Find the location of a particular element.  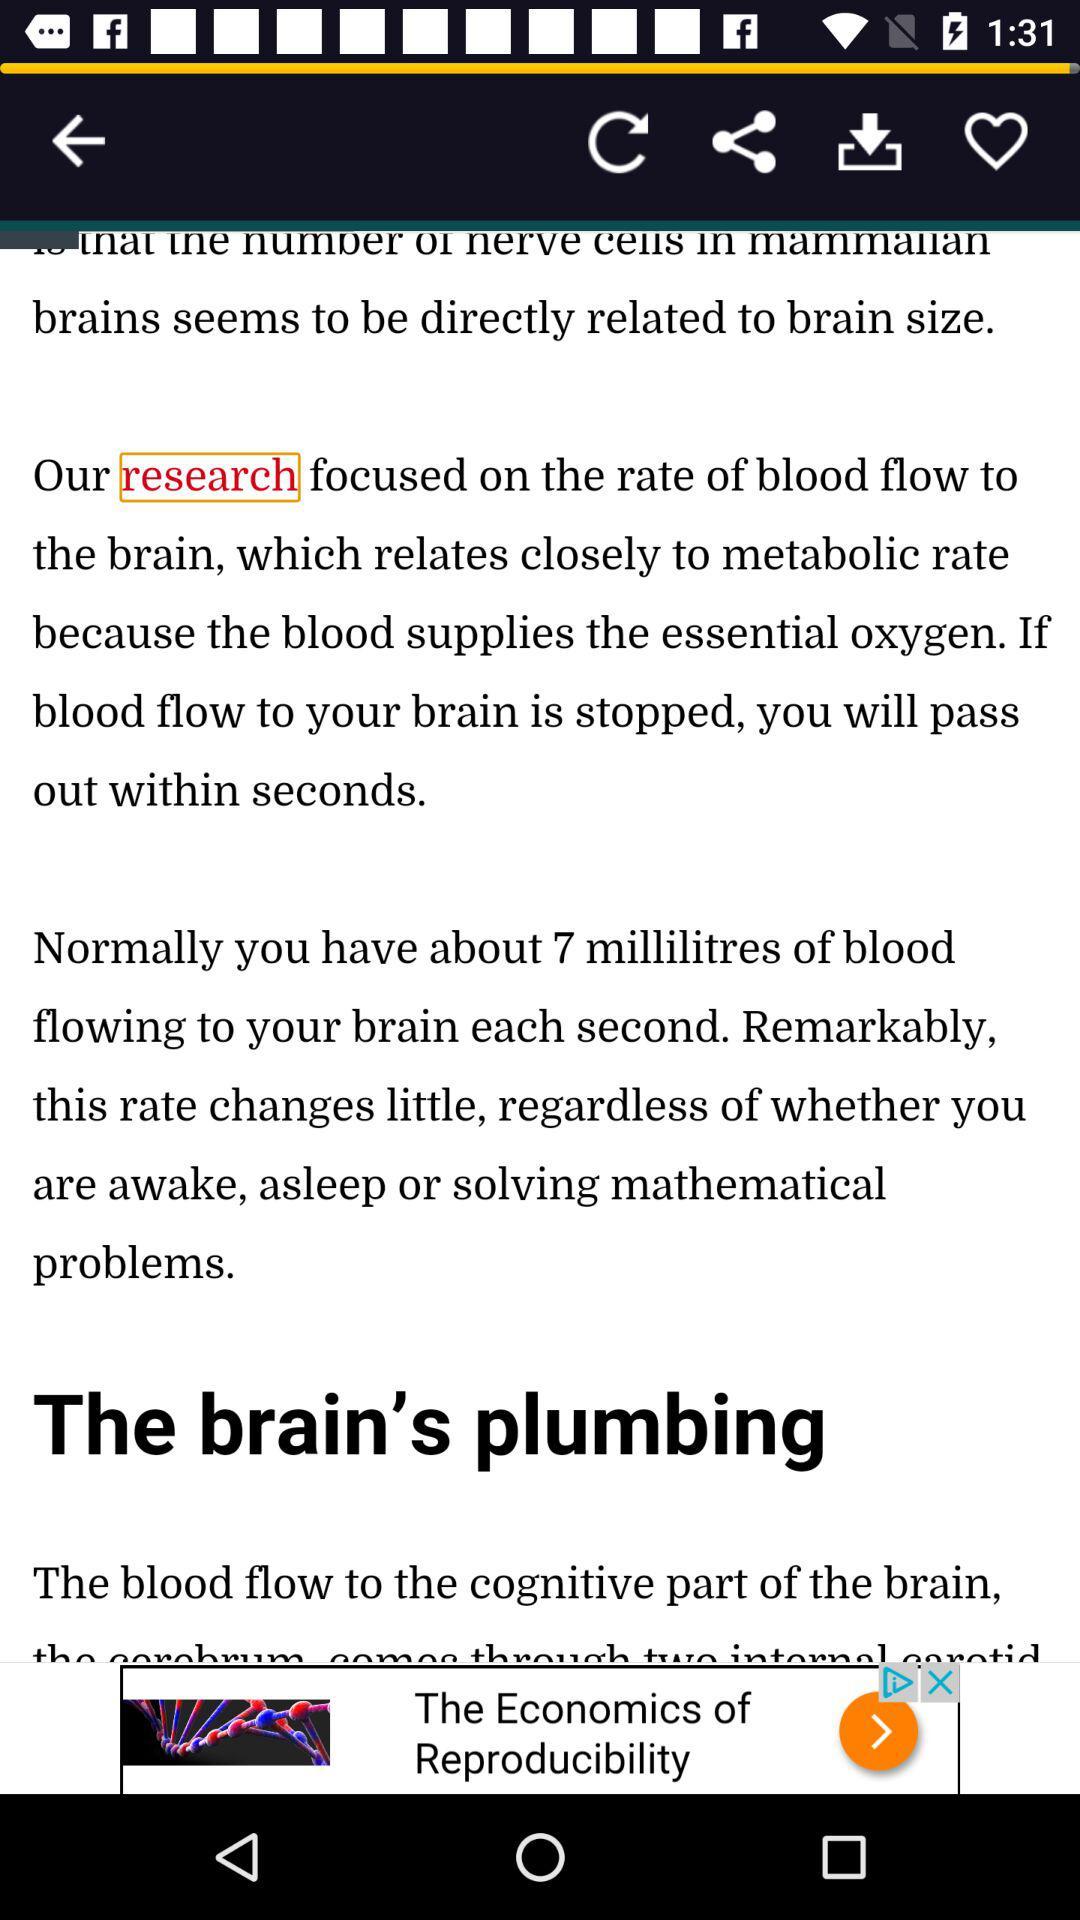

the file_download icon is located at coordinates (869, 140).